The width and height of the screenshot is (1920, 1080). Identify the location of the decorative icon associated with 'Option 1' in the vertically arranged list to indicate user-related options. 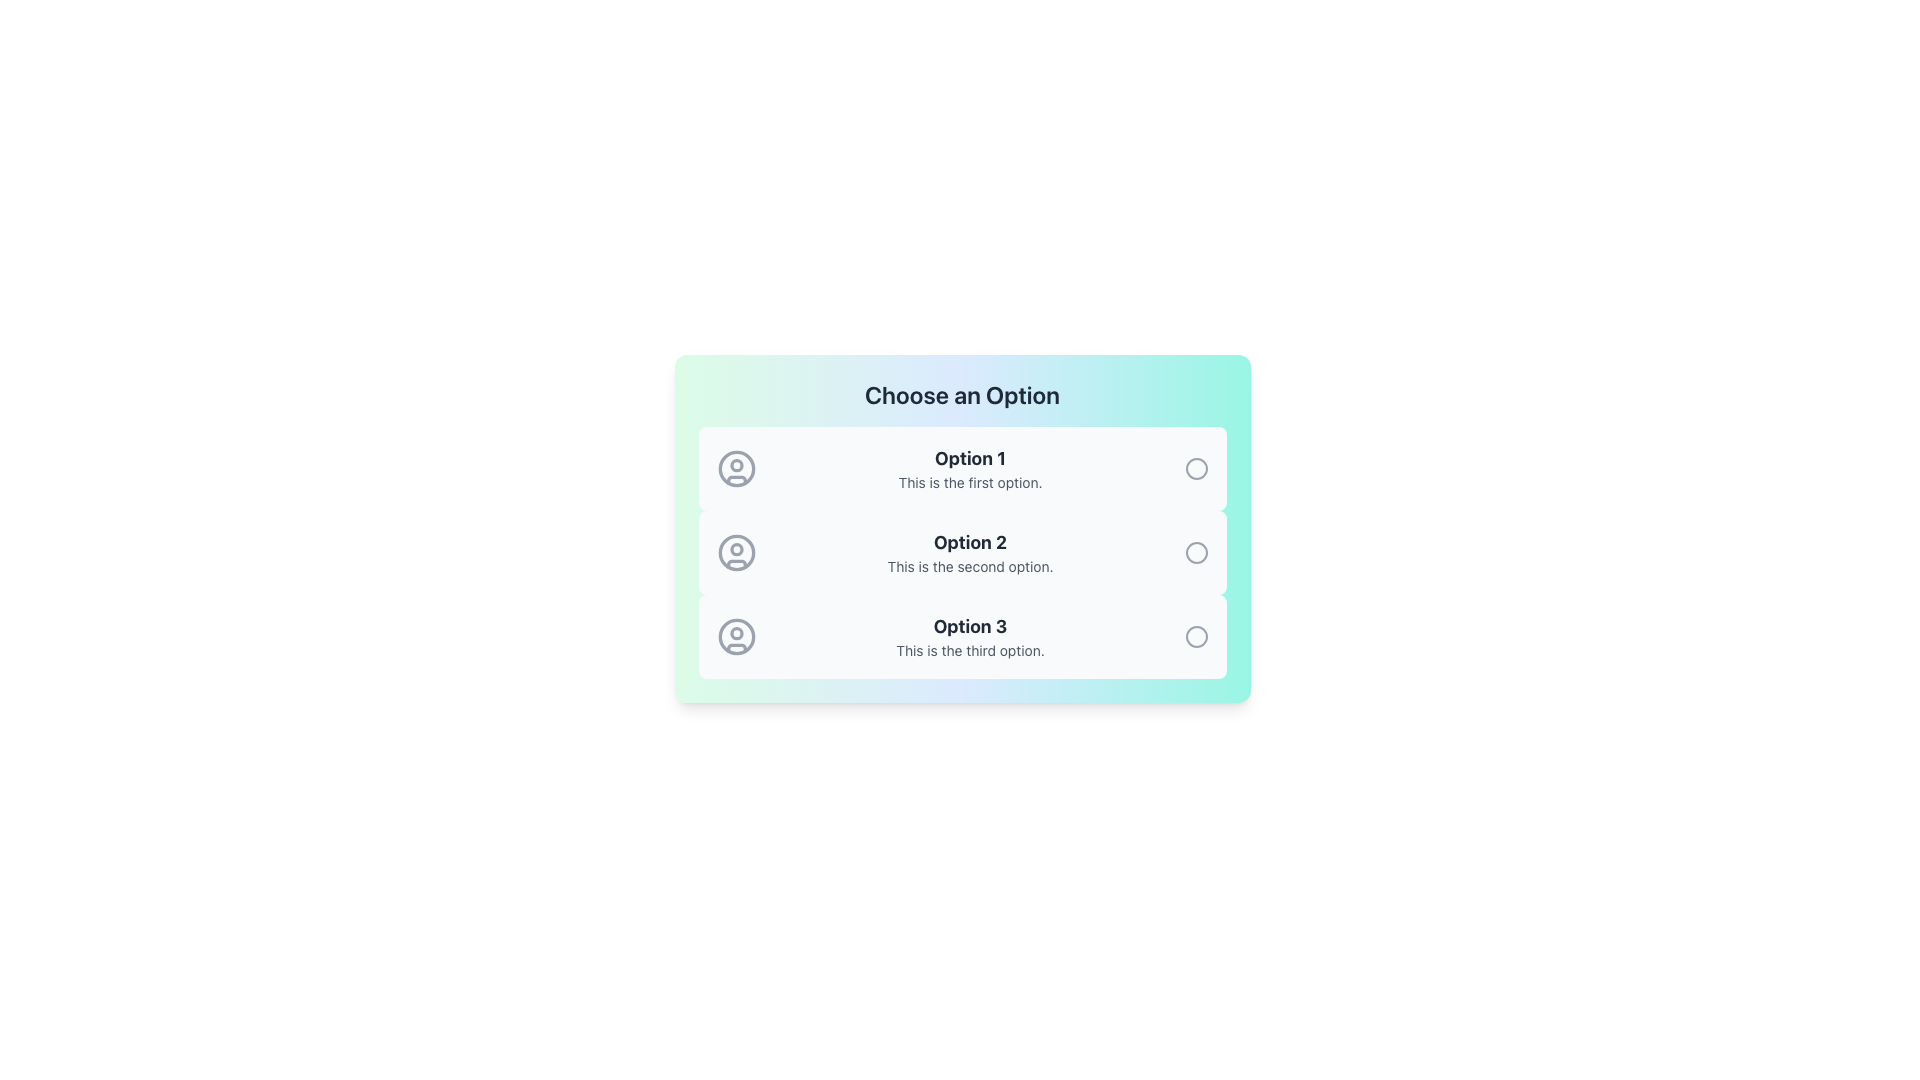
(735, 469).